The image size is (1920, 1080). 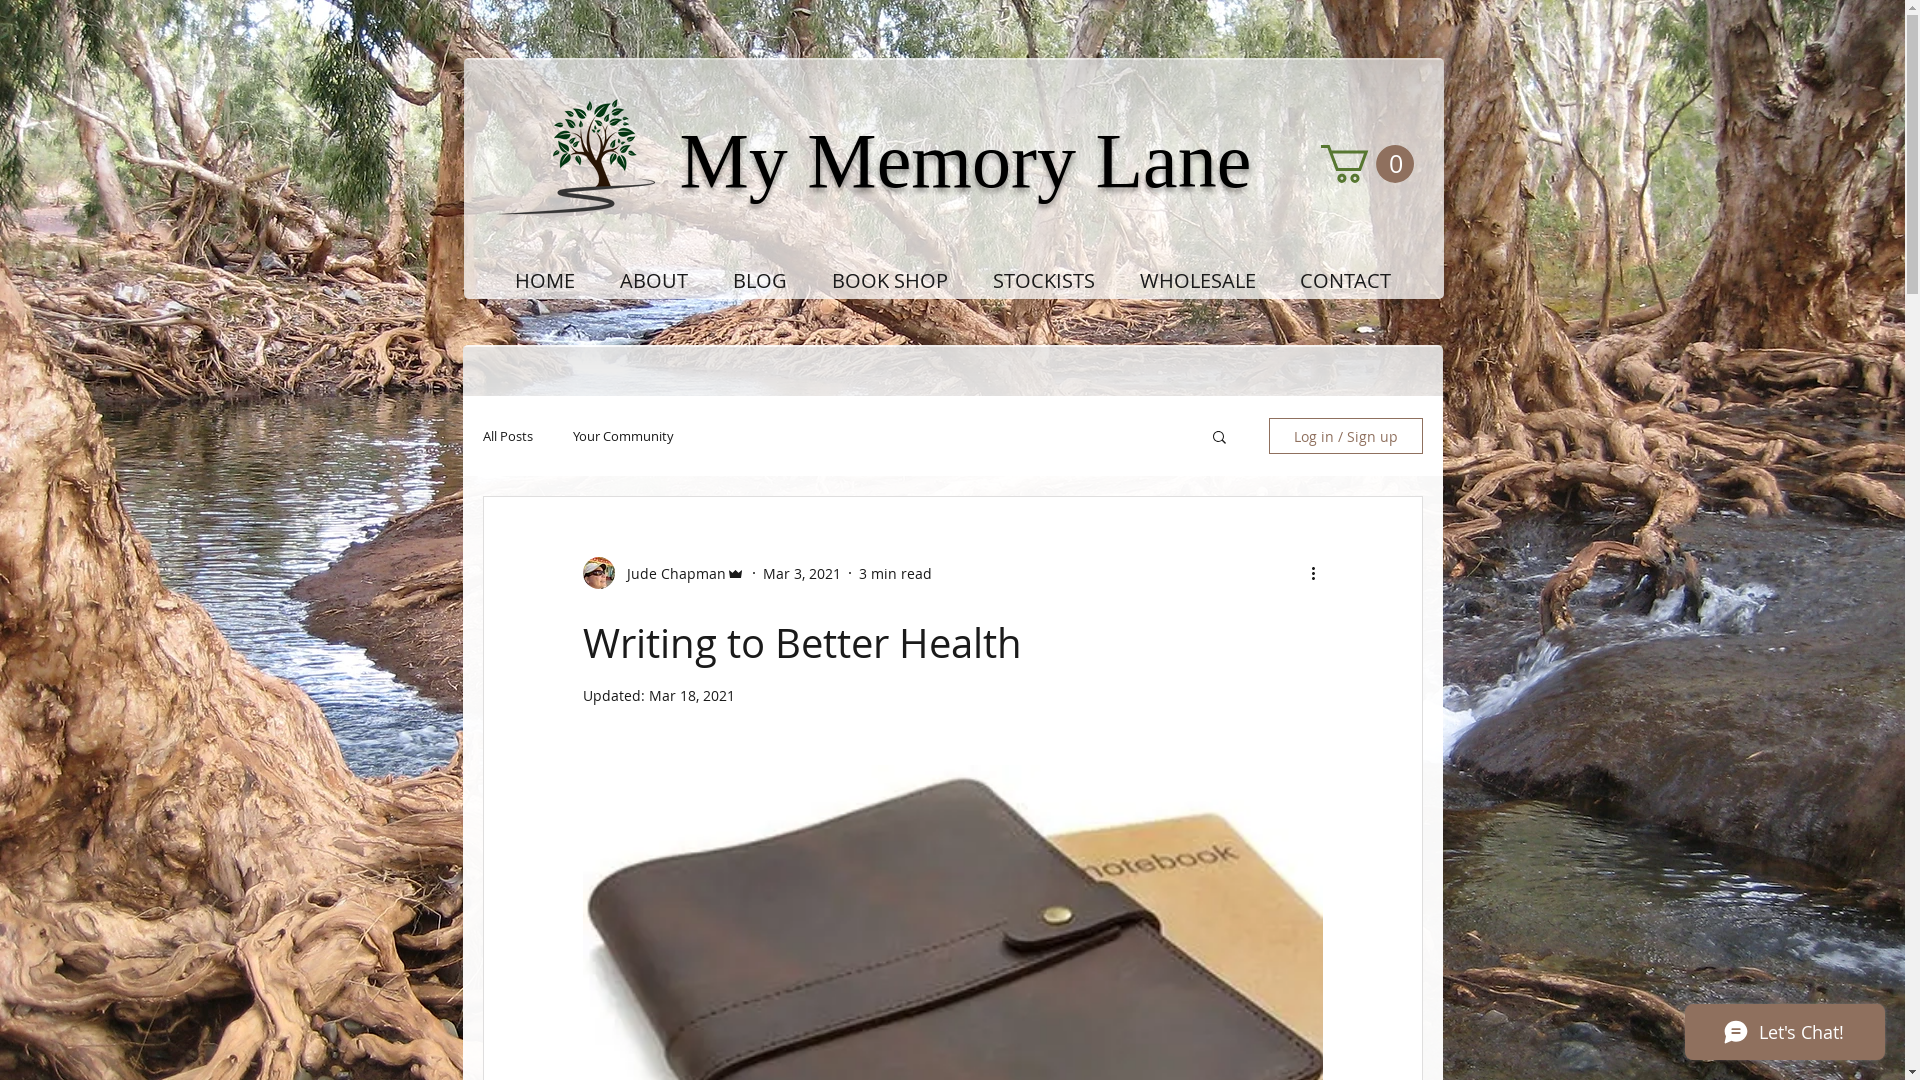 What do you see at coordinates (1365, 163) in the screenshot?
I see `'0'` at bounding box center [1365, 163].